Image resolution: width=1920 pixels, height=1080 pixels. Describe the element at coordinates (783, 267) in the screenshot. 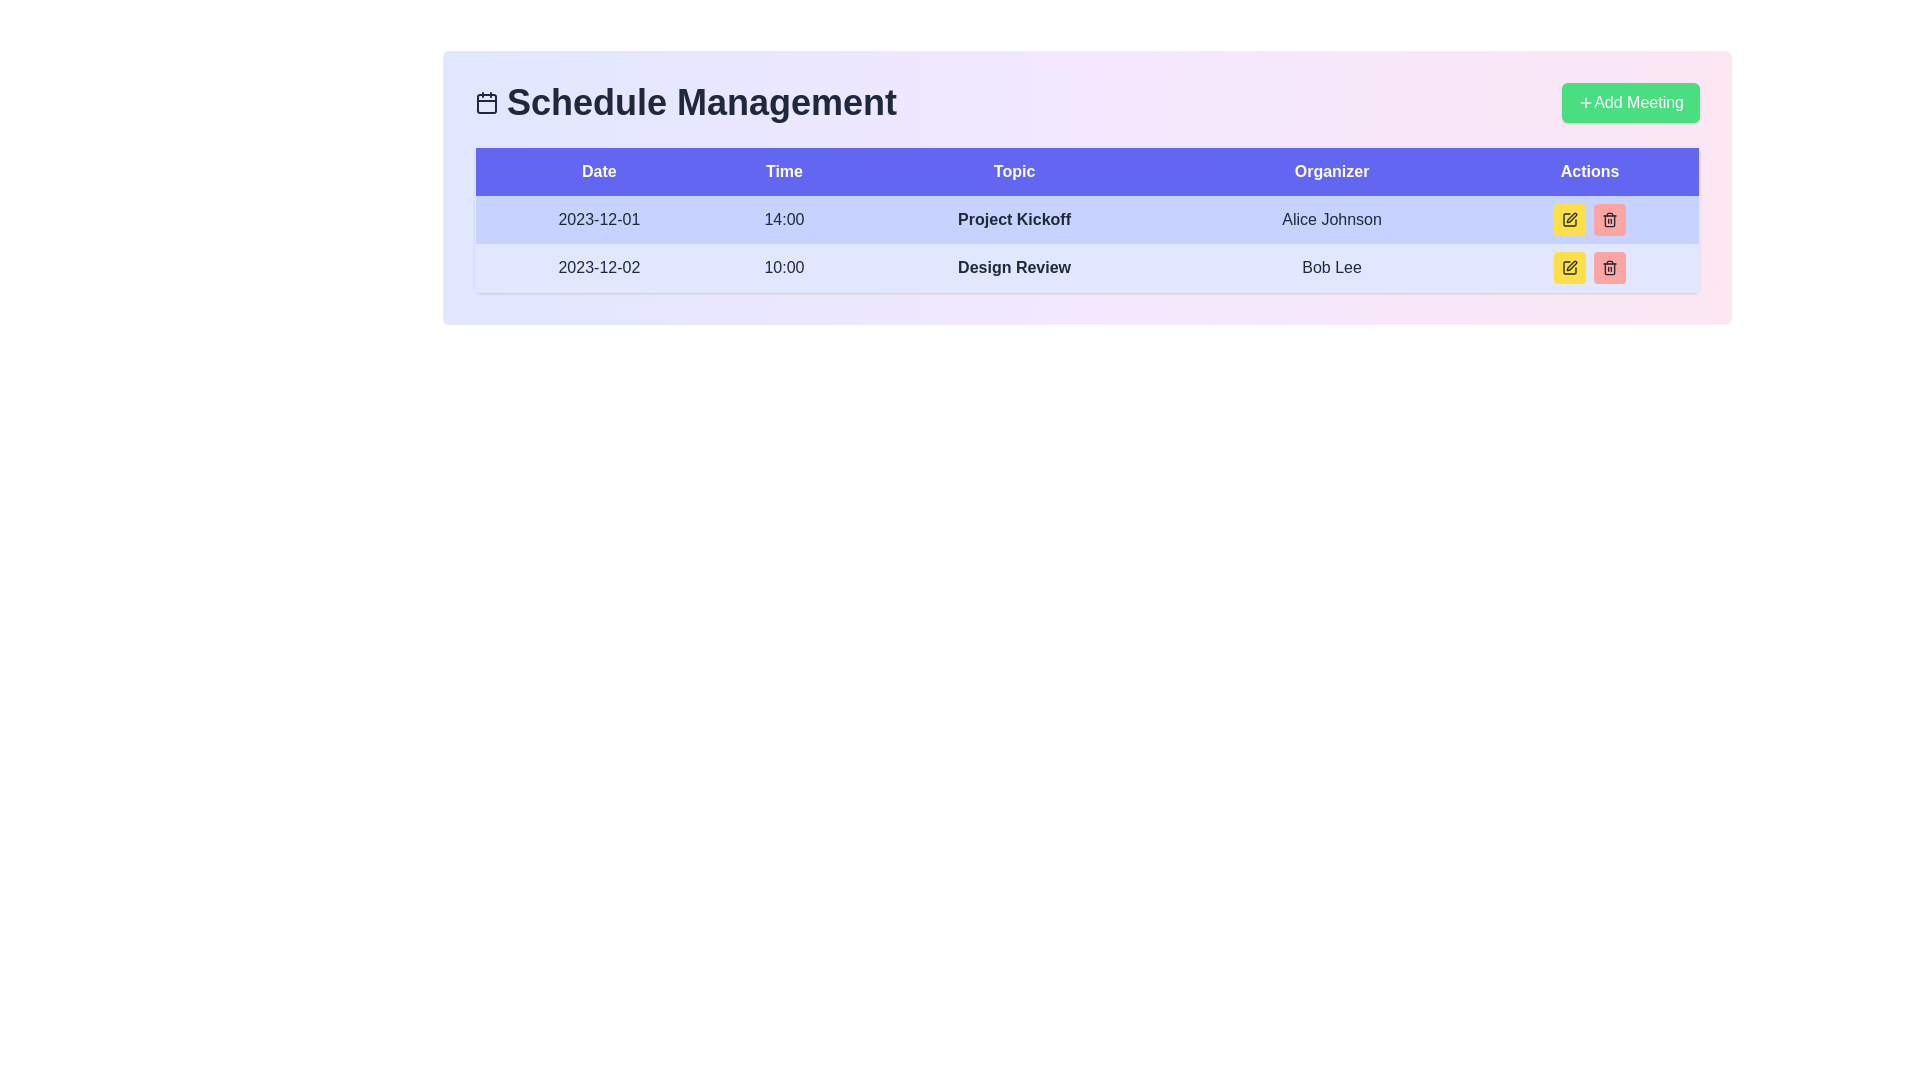

I see `the text label displaying '10:00' in dark font on a light blue background, located in the second row under the 'Time' column of the table` at that location.